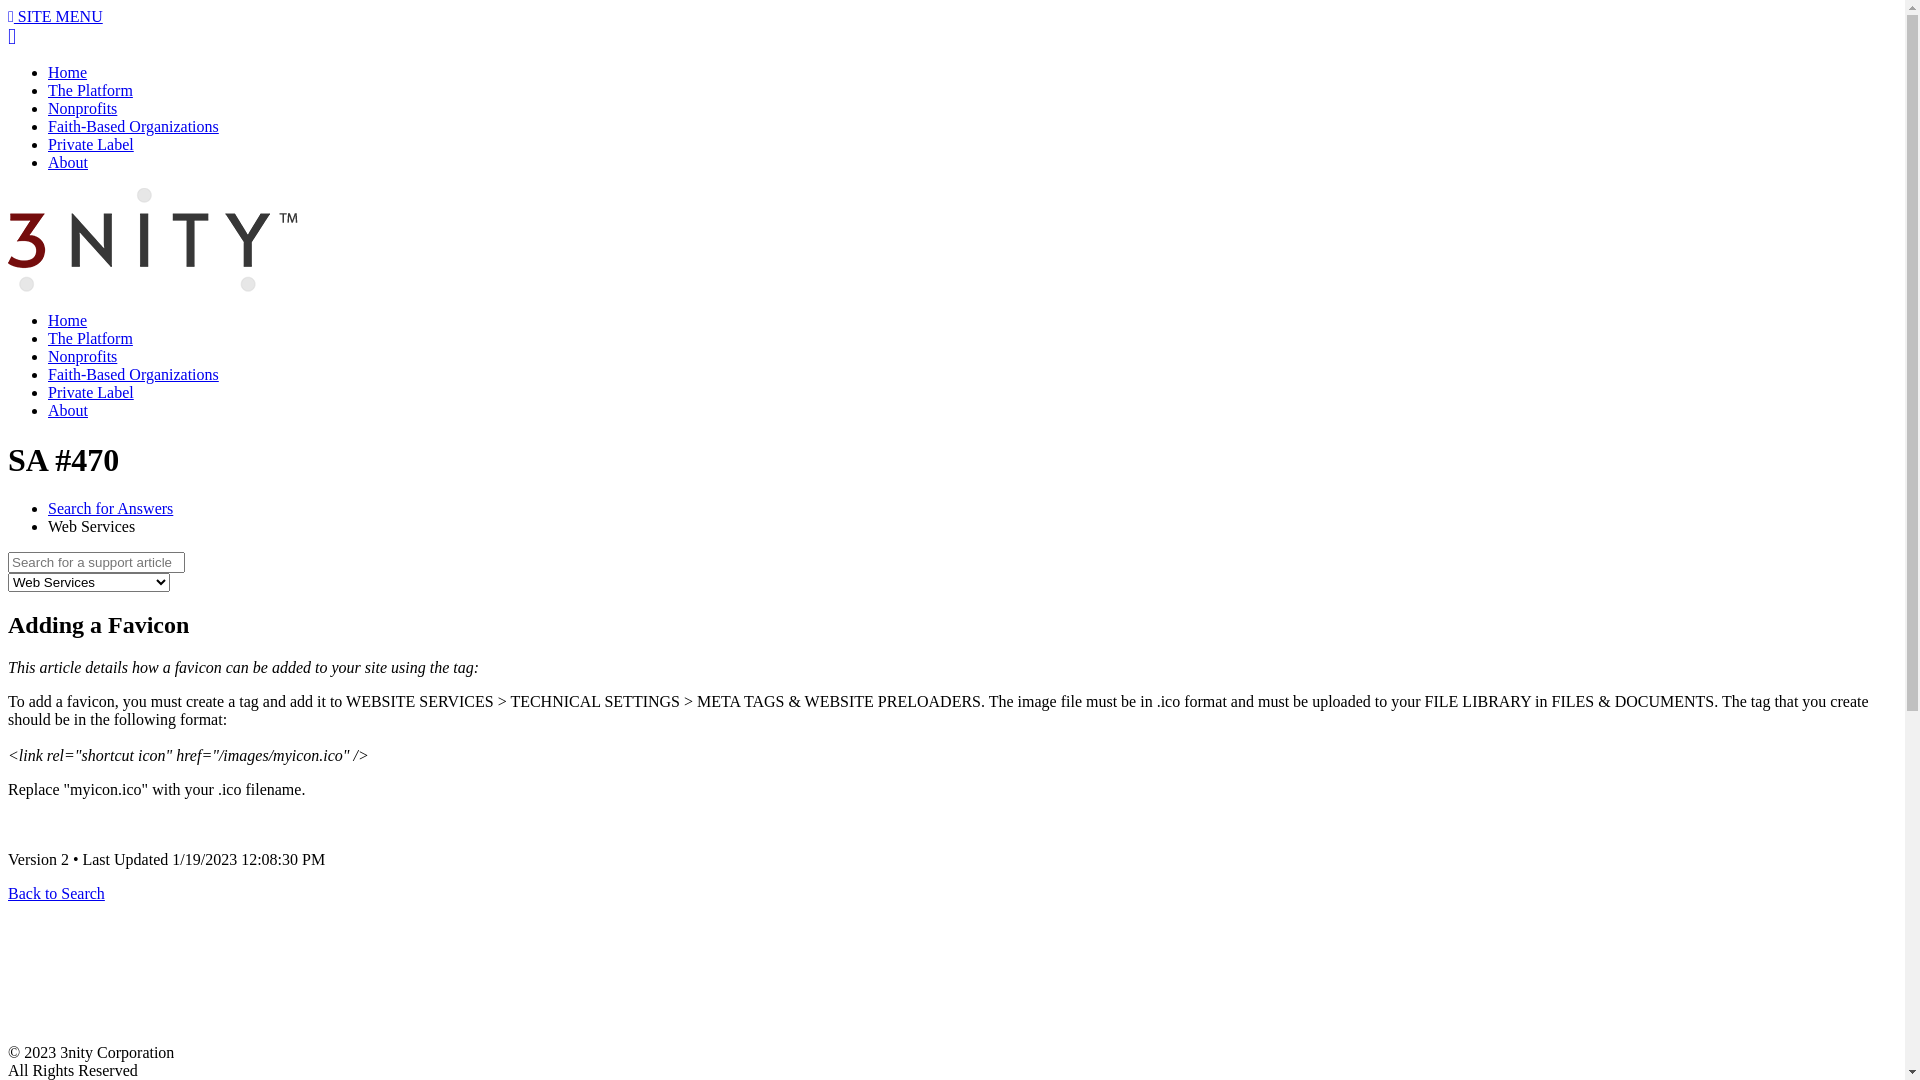  I want to click on 'Home', so click(67, 319).